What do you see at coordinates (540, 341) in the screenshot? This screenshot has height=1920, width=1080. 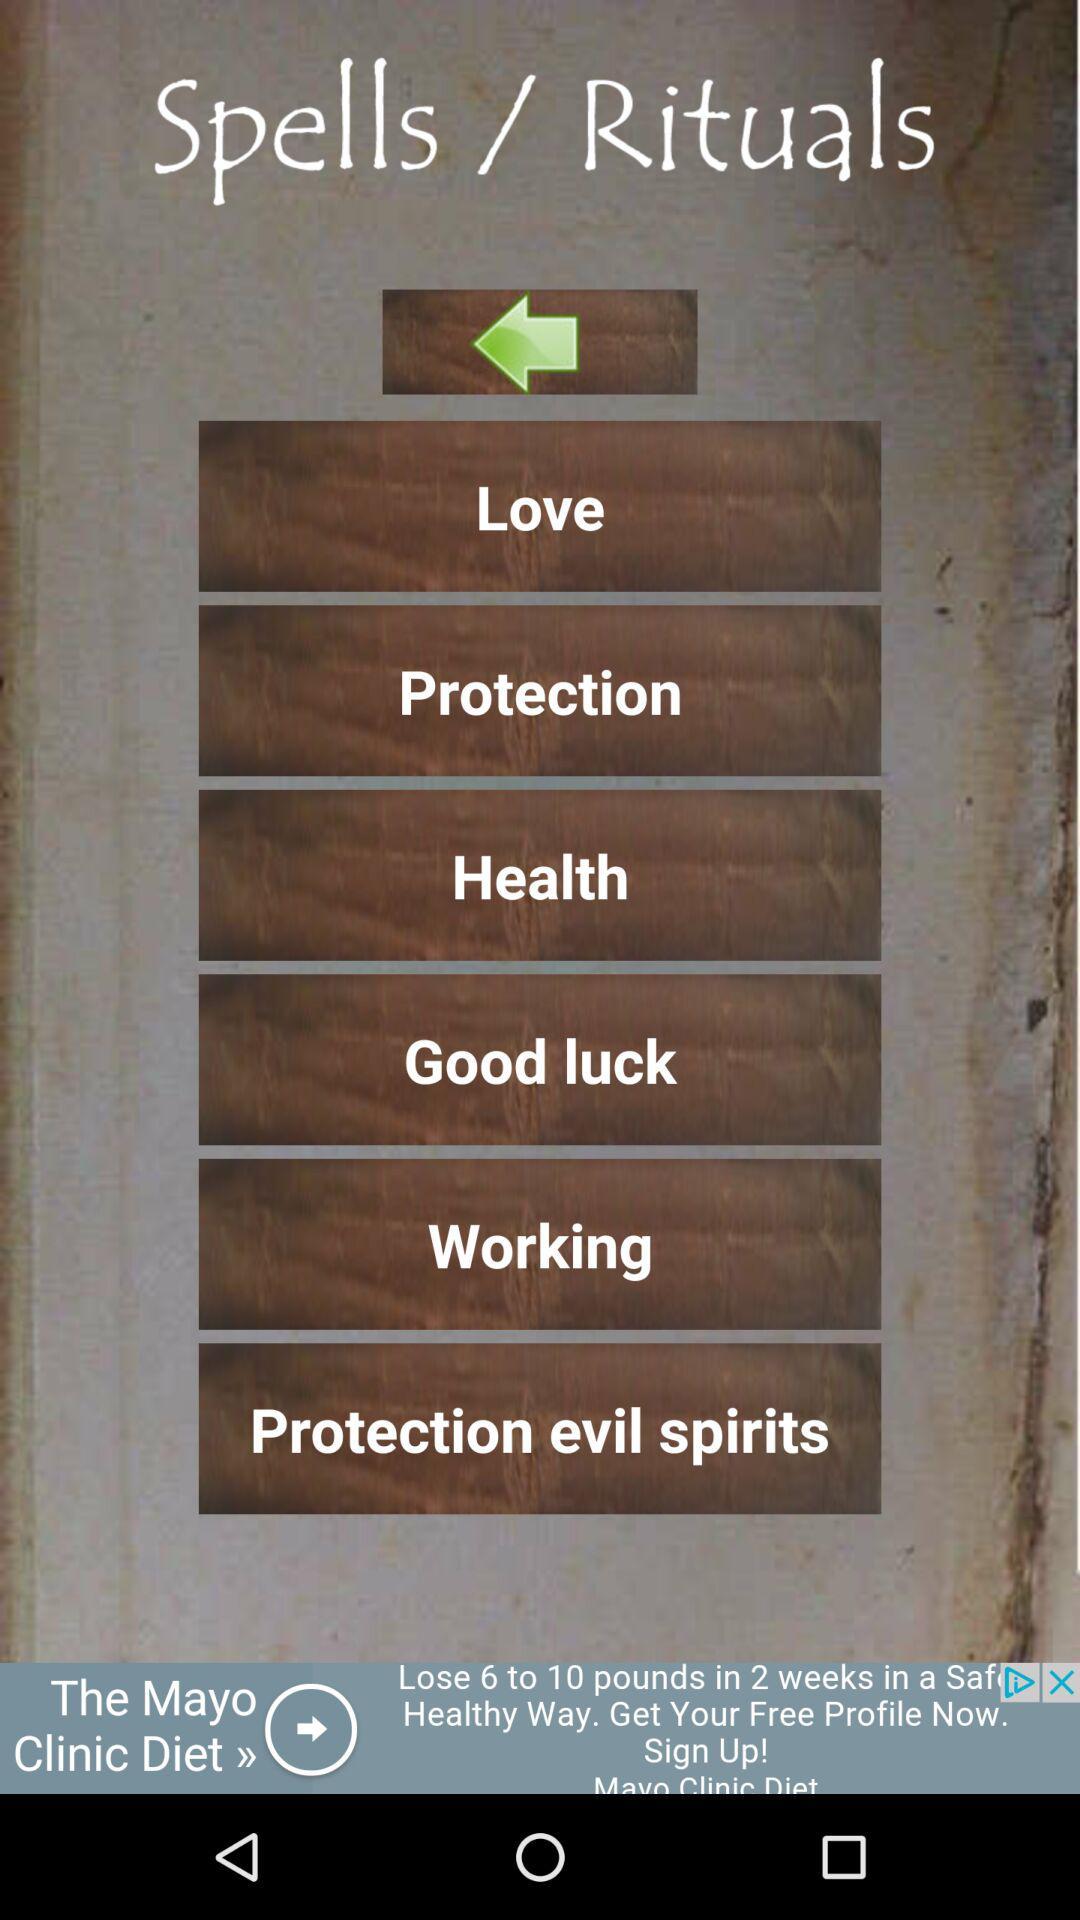 I see `previous page` at bounding box center [540, 341].